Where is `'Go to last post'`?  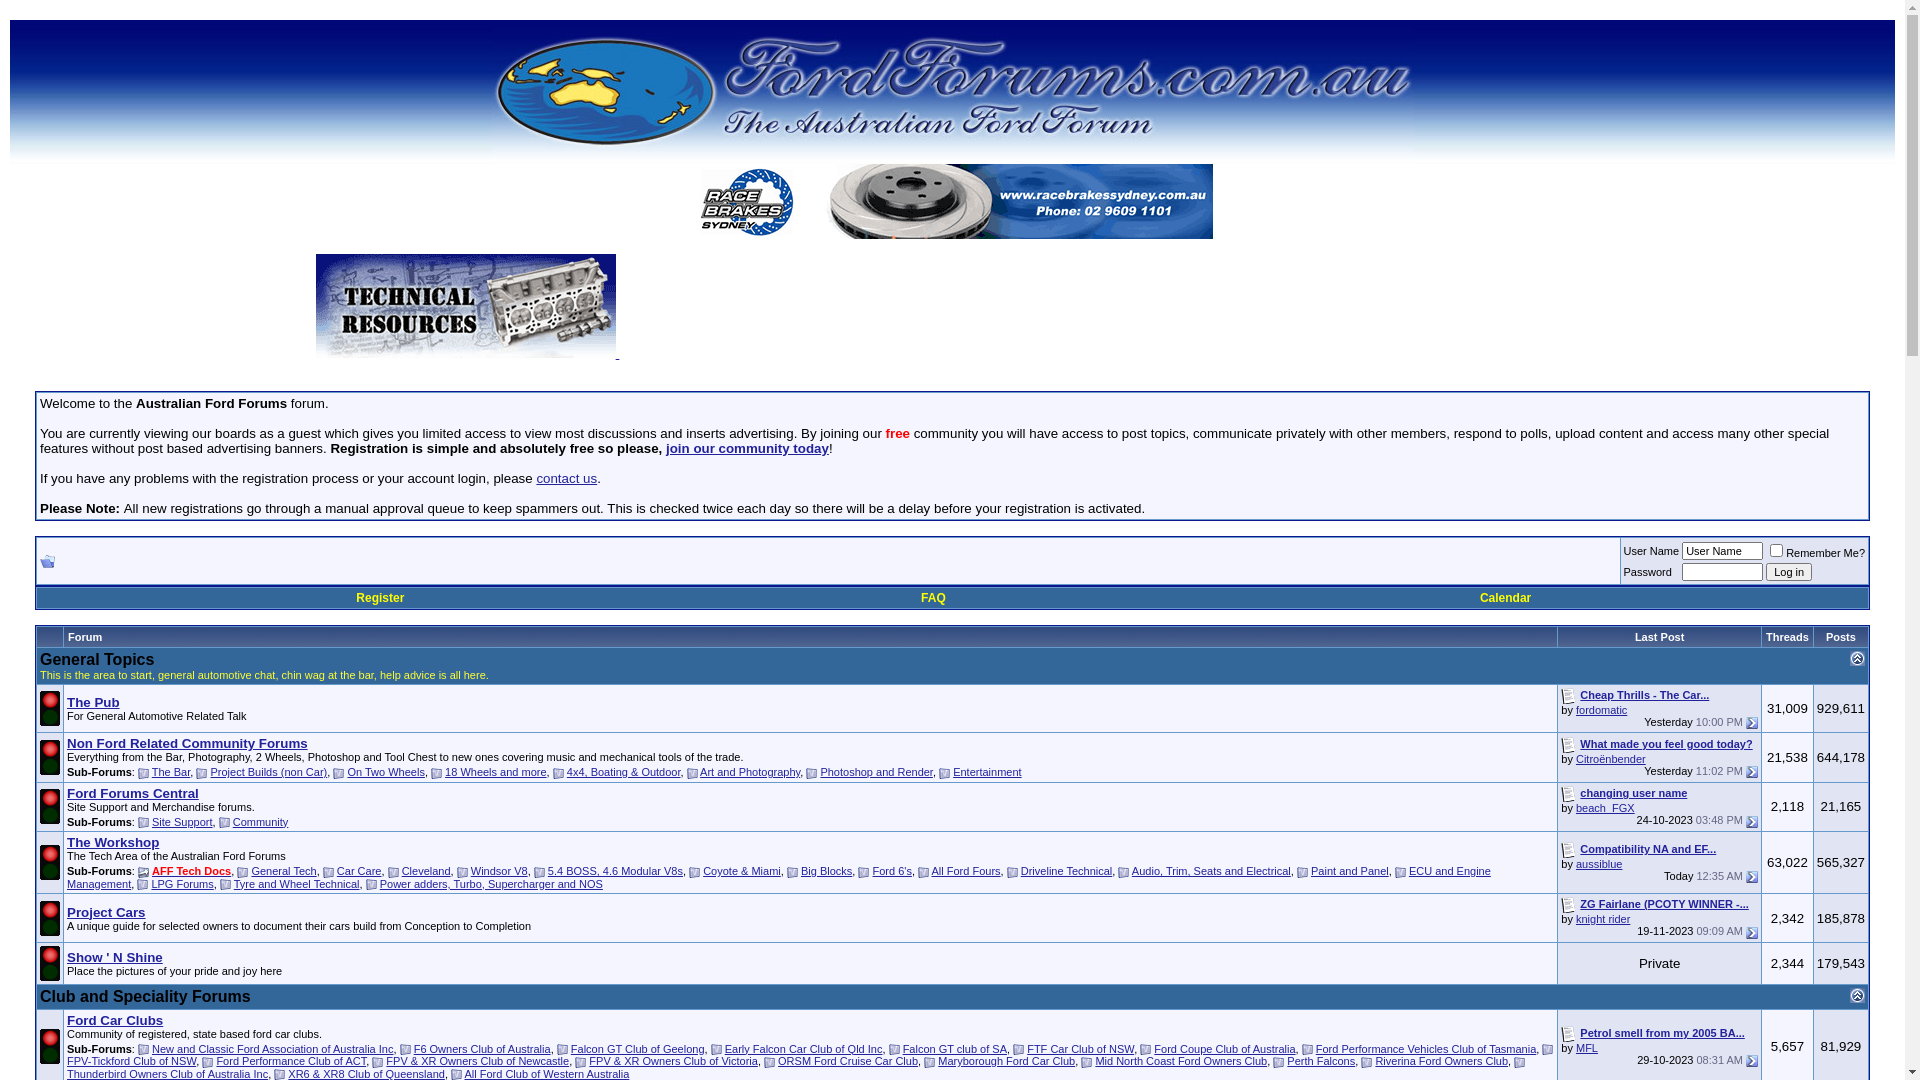
'Go to last post' is located at coordinates (1751, 821).